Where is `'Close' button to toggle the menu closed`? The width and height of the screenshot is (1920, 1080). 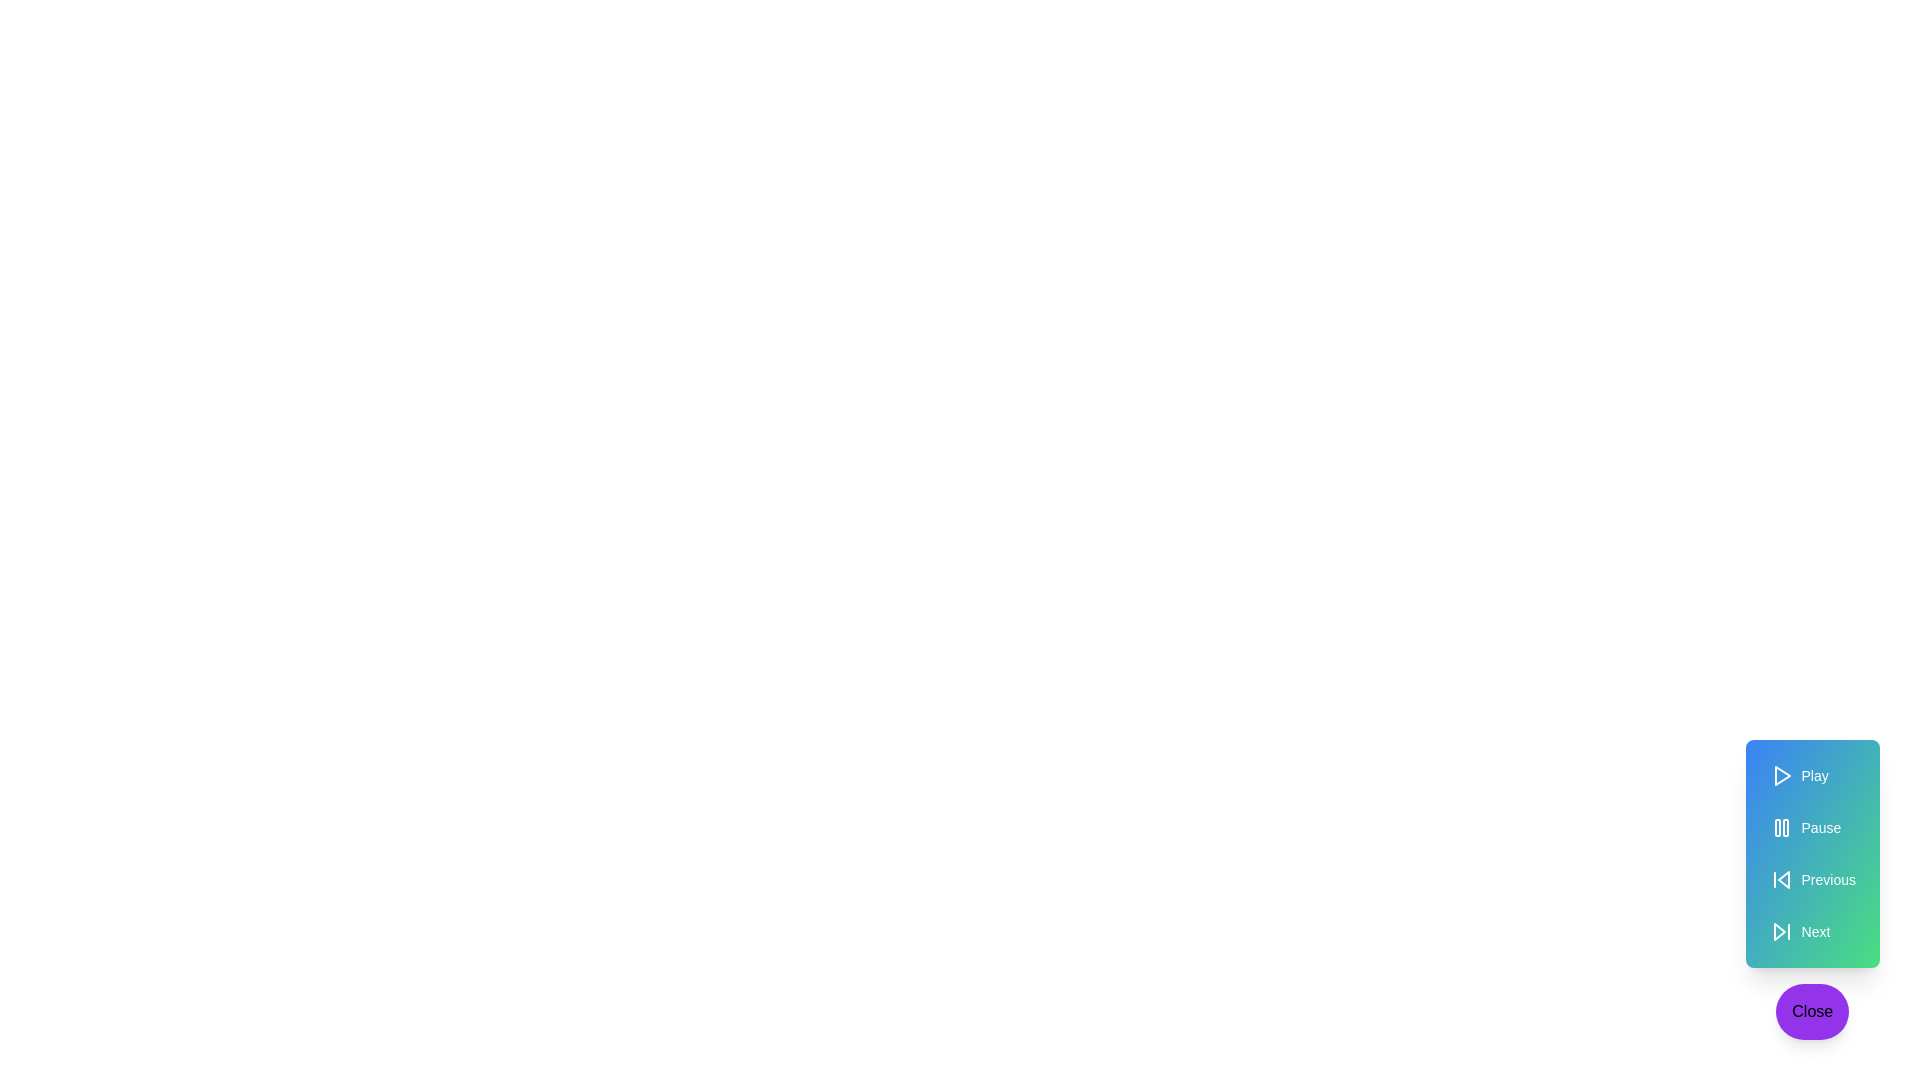 'Close' button to toggle the menu closed is located at coordinates (1812, 1011).